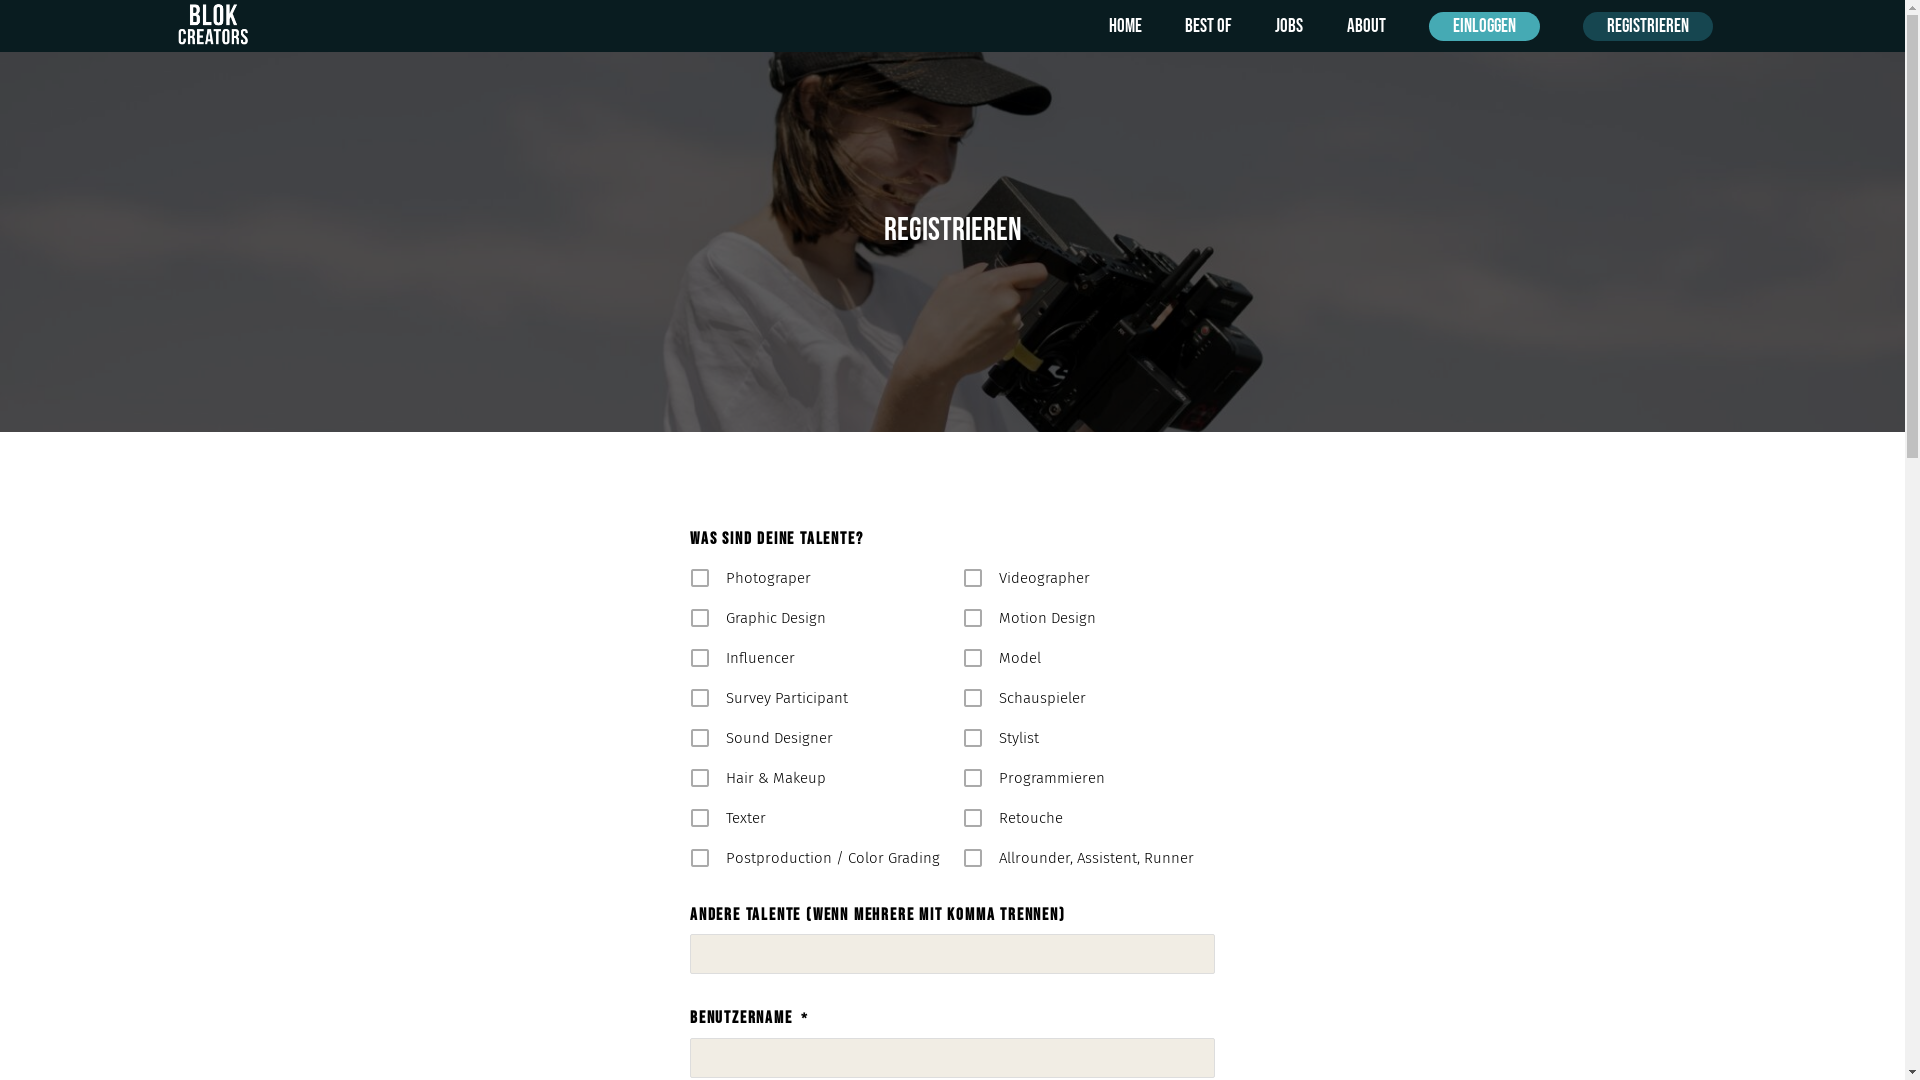 Image resolution: width=1920 pixels, height=1080 pixels. What do you see at coordinates (1289, 26) in the screenshot?
I see `'Jobs'` at bounding box center [1289, 26].